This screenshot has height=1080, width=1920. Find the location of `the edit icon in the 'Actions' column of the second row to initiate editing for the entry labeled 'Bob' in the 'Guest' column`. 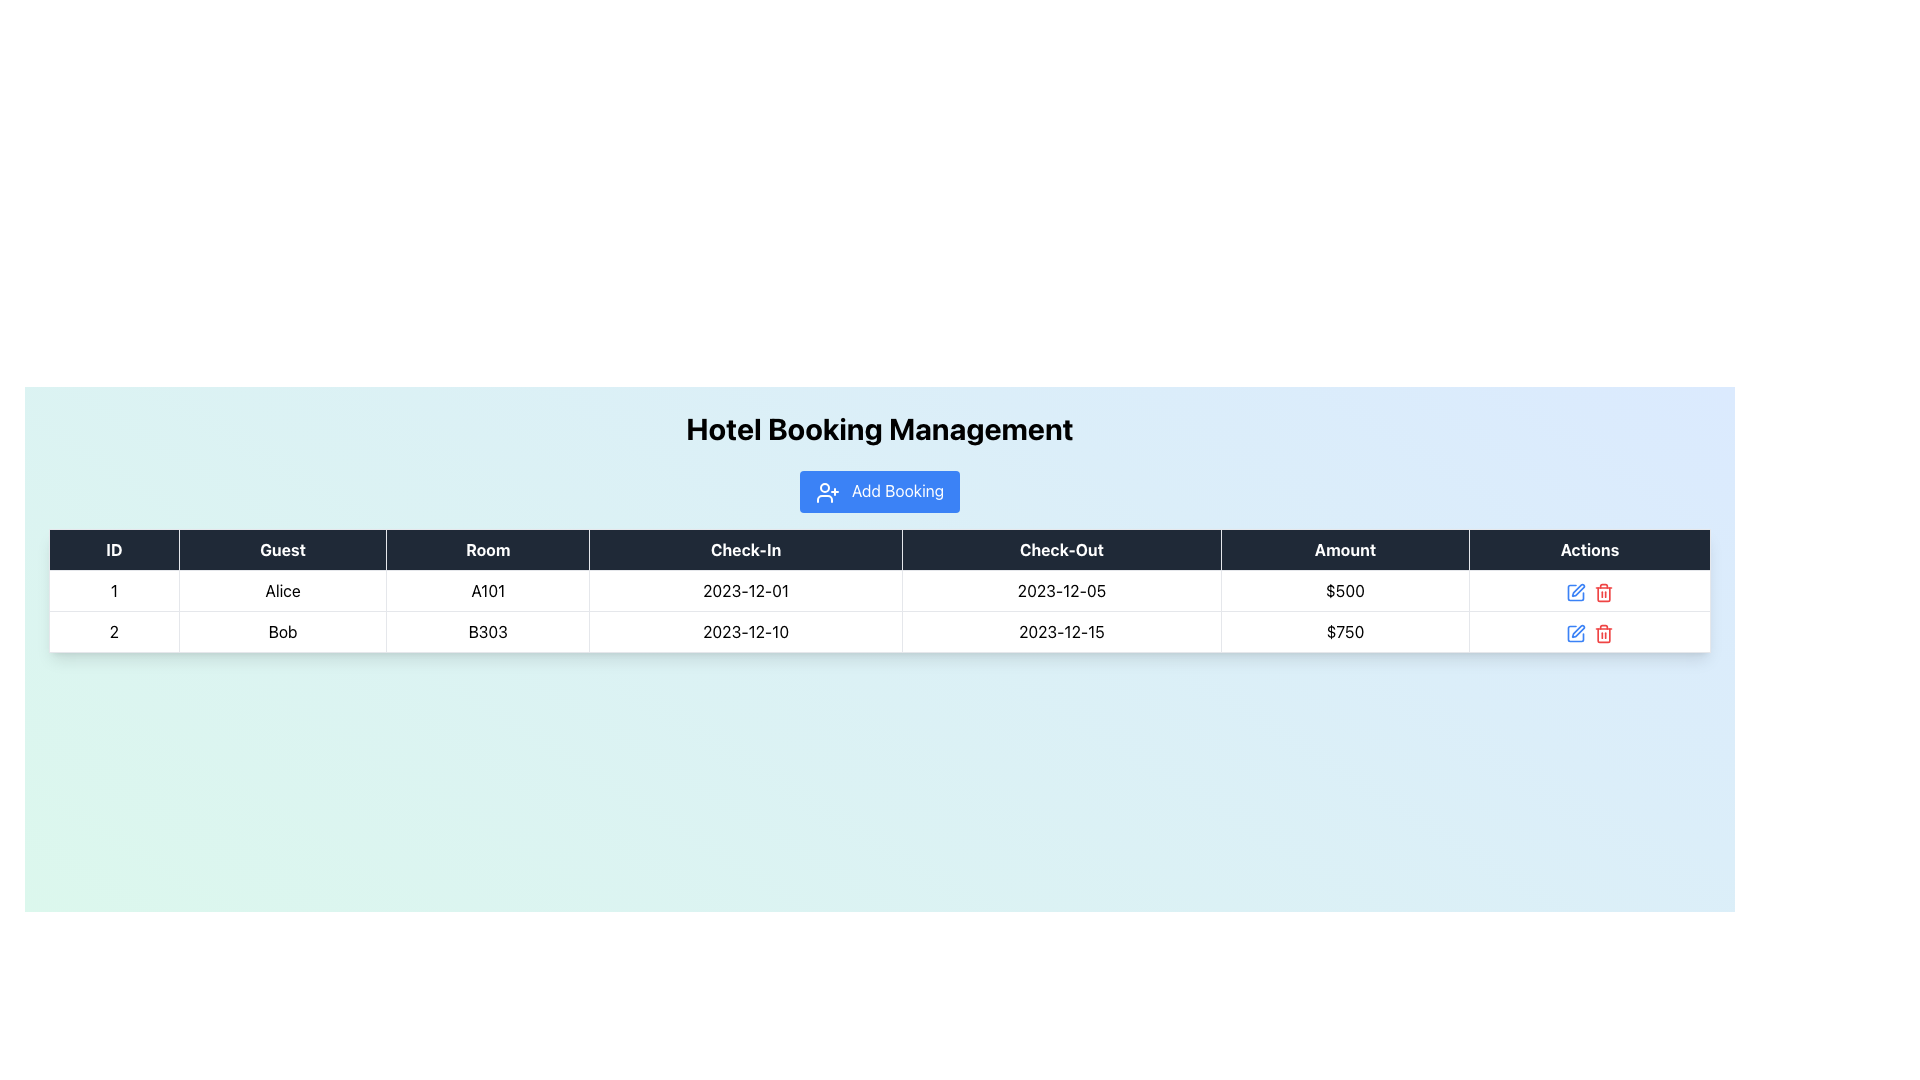

the edit icon in the 'Actions' column of the second row to initiate editing for the entry labeled 'Bob' in the 'Guest' column is located at coordinates (1574, 631).